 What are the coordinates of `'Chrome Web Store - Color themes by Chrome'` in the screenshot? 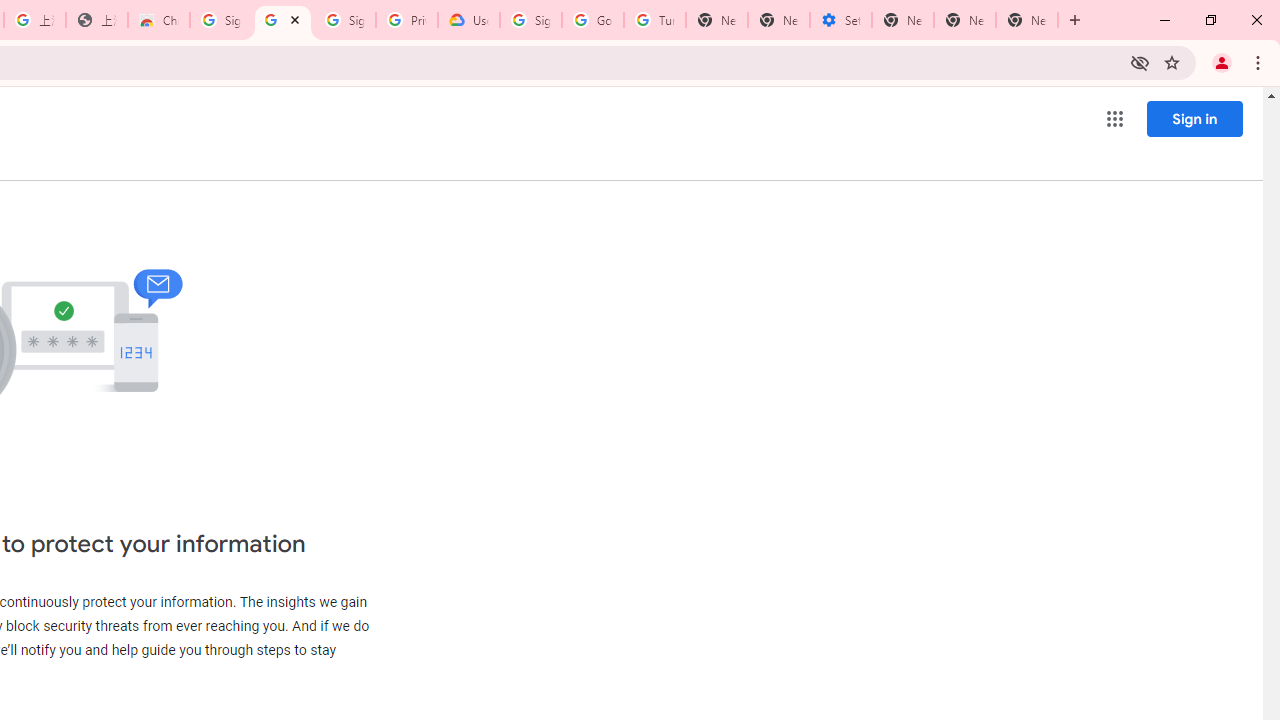 It's located at (157, 20).